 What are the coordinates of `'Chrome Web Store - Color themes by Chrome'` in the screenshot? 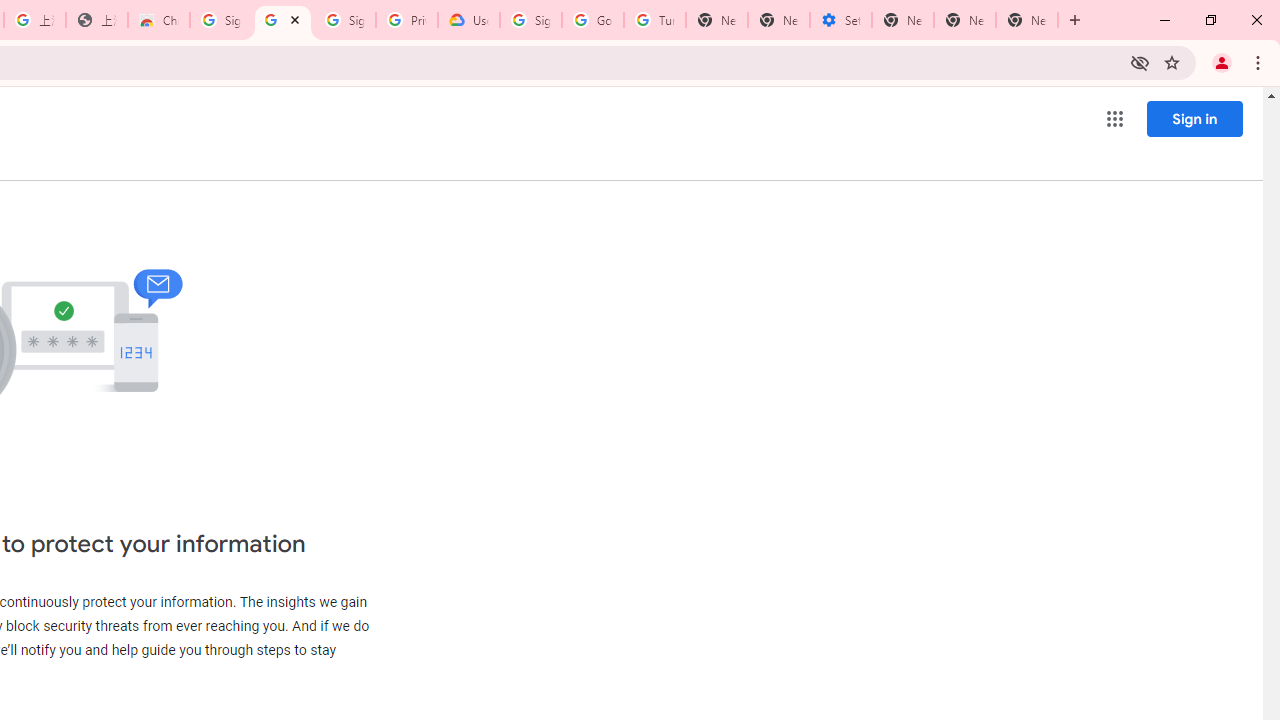 It's located at (157, 20).